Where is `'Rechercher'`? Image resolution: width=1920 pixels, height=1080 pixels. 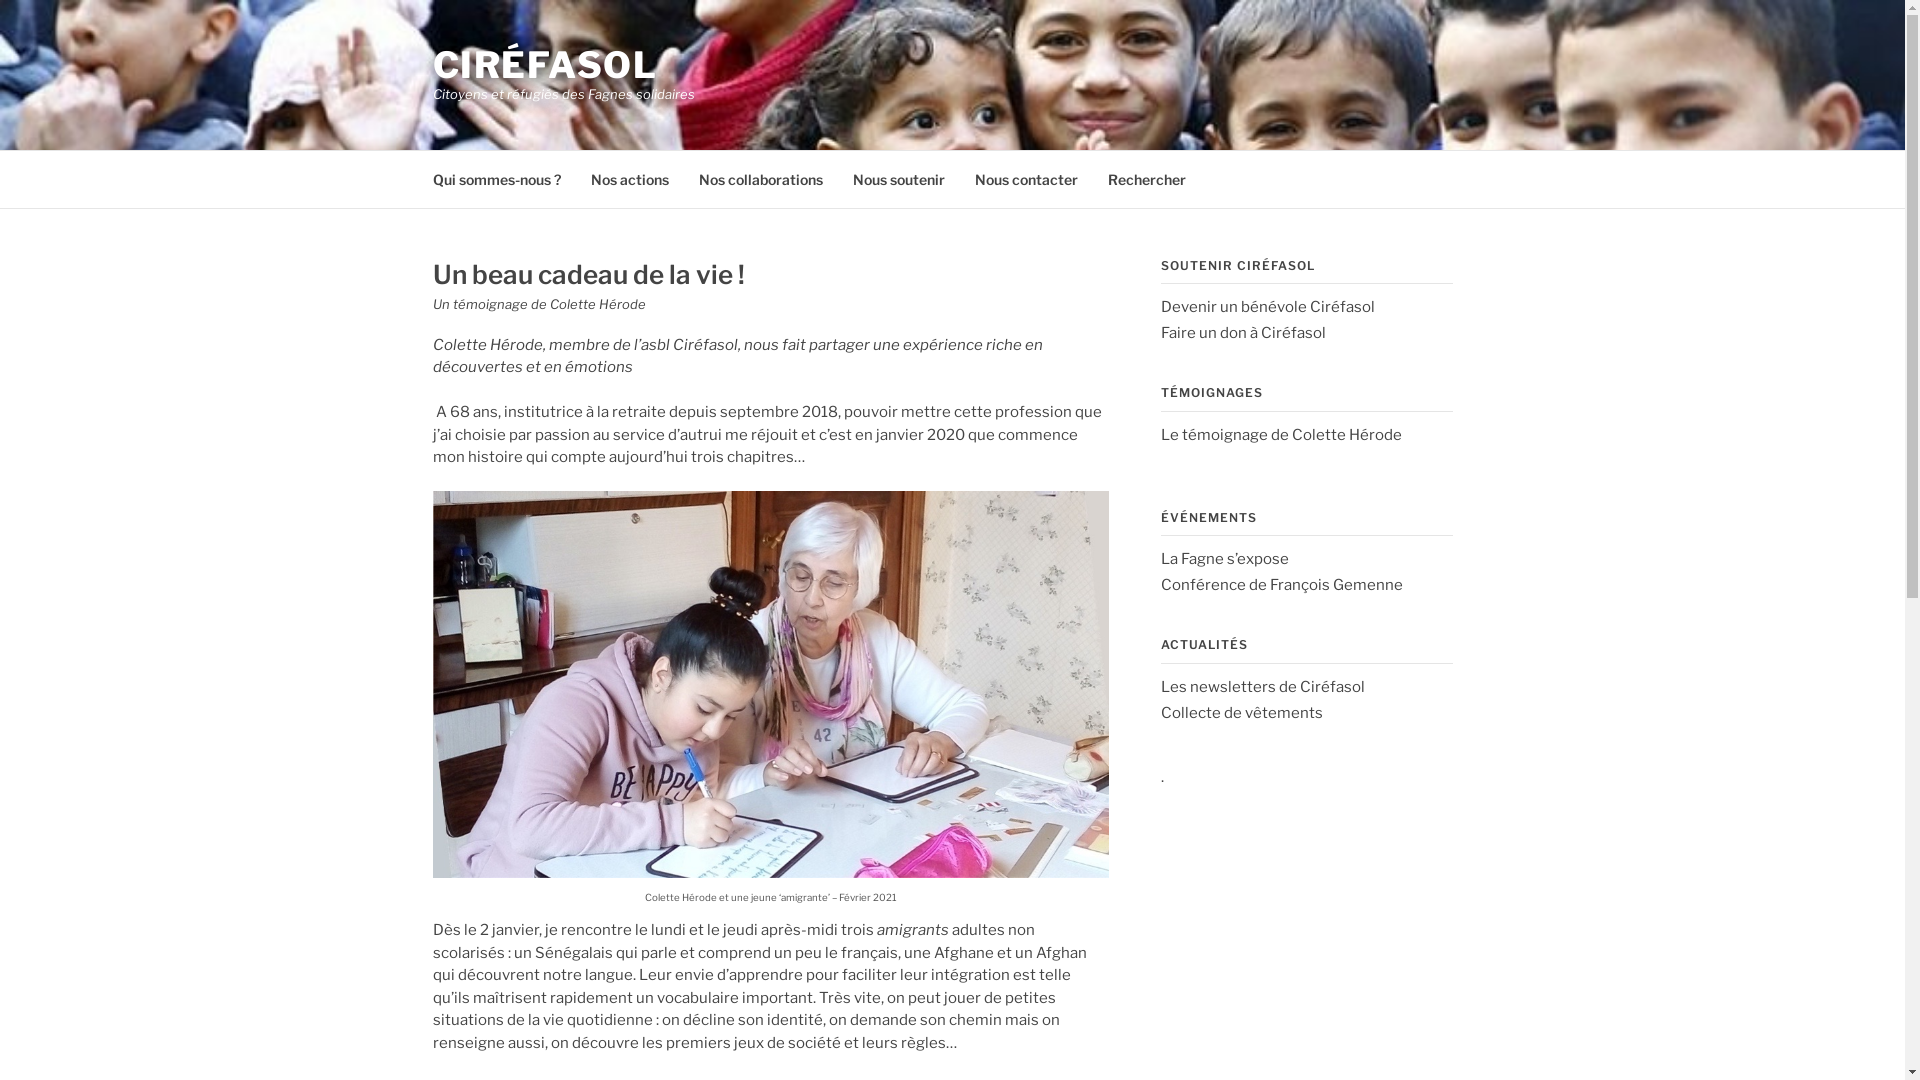 'Rechercher' is located at coordinates (1147, 177).